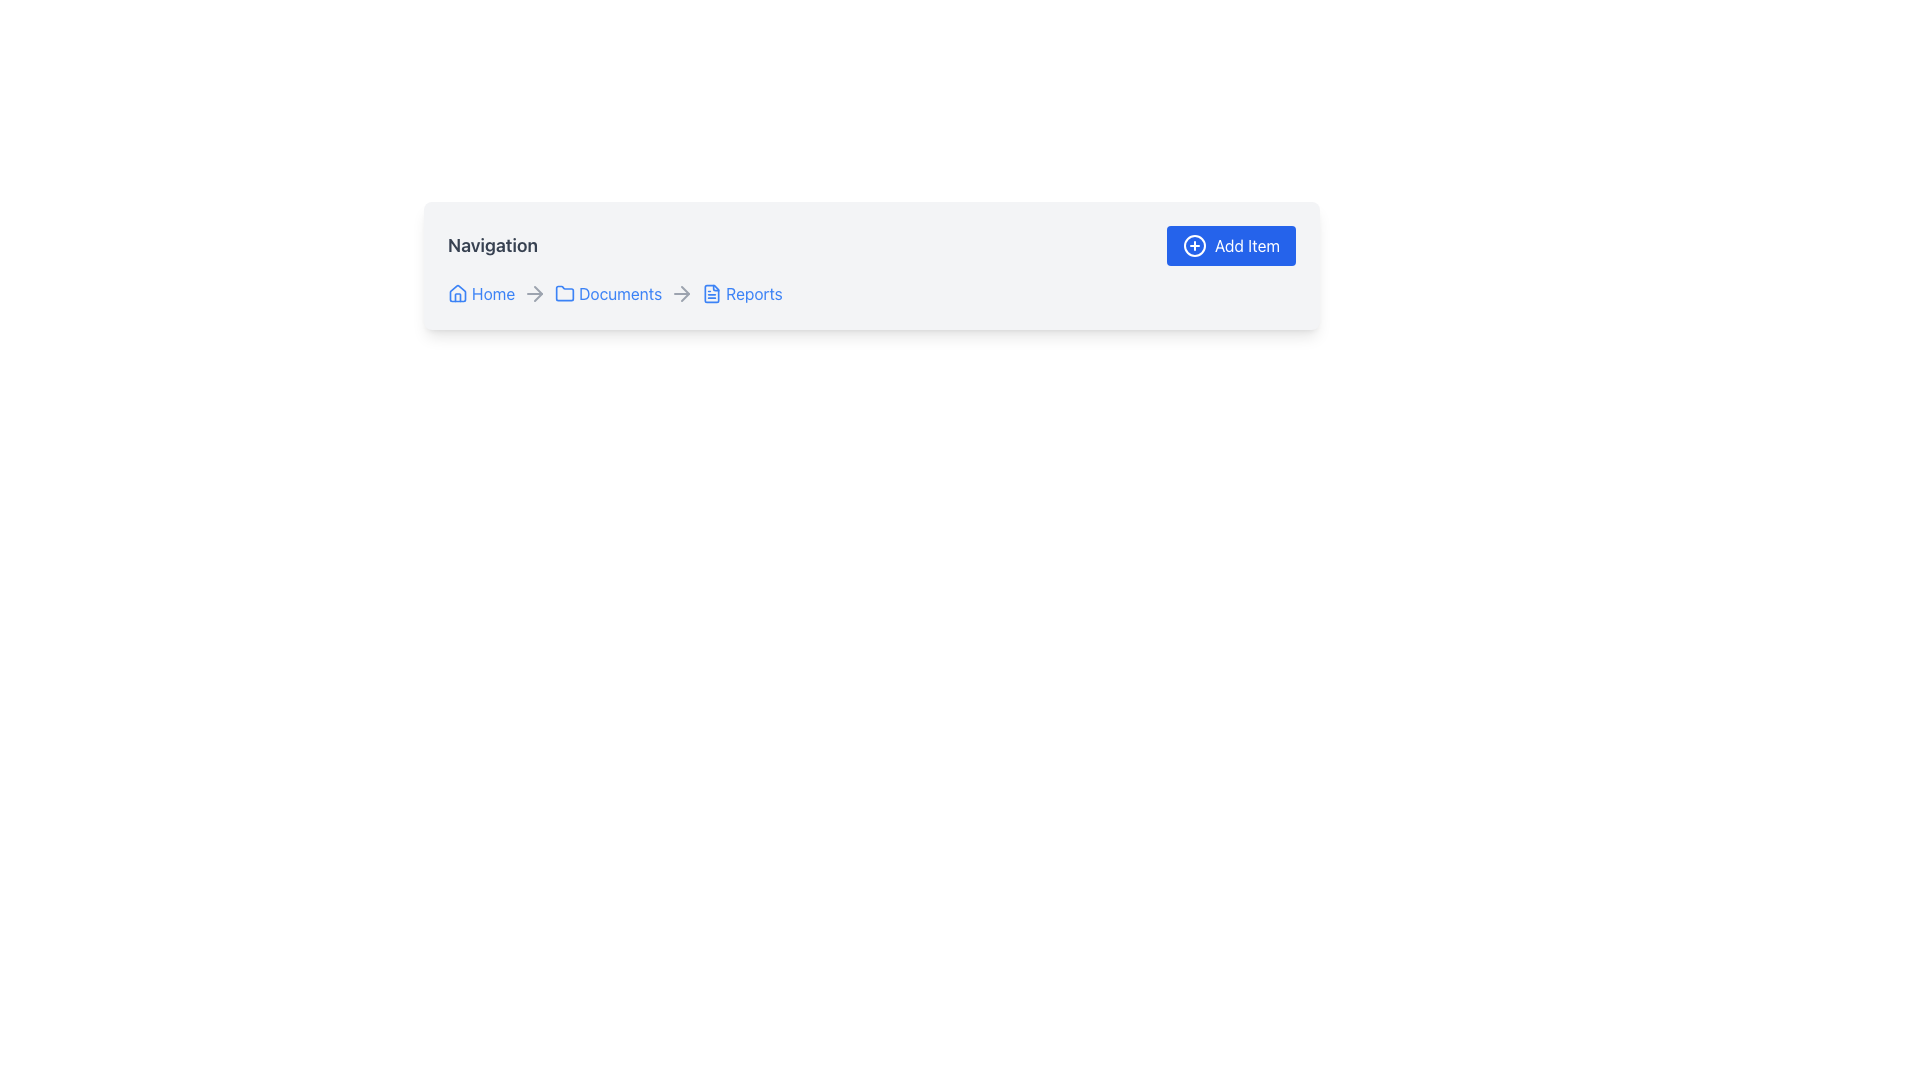 The width and height of the screenshot is (1920, 1080). I want to click on the 'Documents' hyperlink in the breadcrumb navigation to trigger the underline effect, so click(607, 293).